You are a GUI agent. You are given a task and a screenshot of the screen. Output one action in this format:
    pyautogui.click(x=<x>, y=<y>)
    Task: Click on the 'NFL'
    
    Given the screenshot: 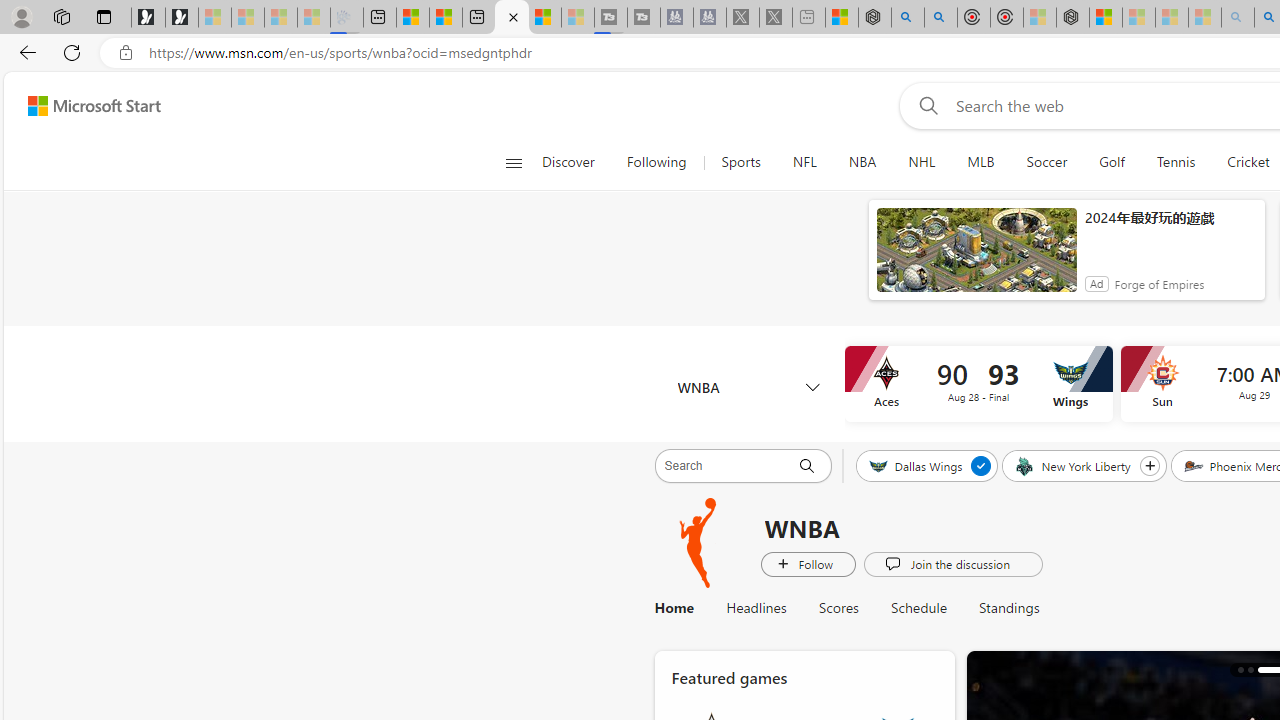 What is the action you would take?
    pyautogui.click(x=804, y=162)
    